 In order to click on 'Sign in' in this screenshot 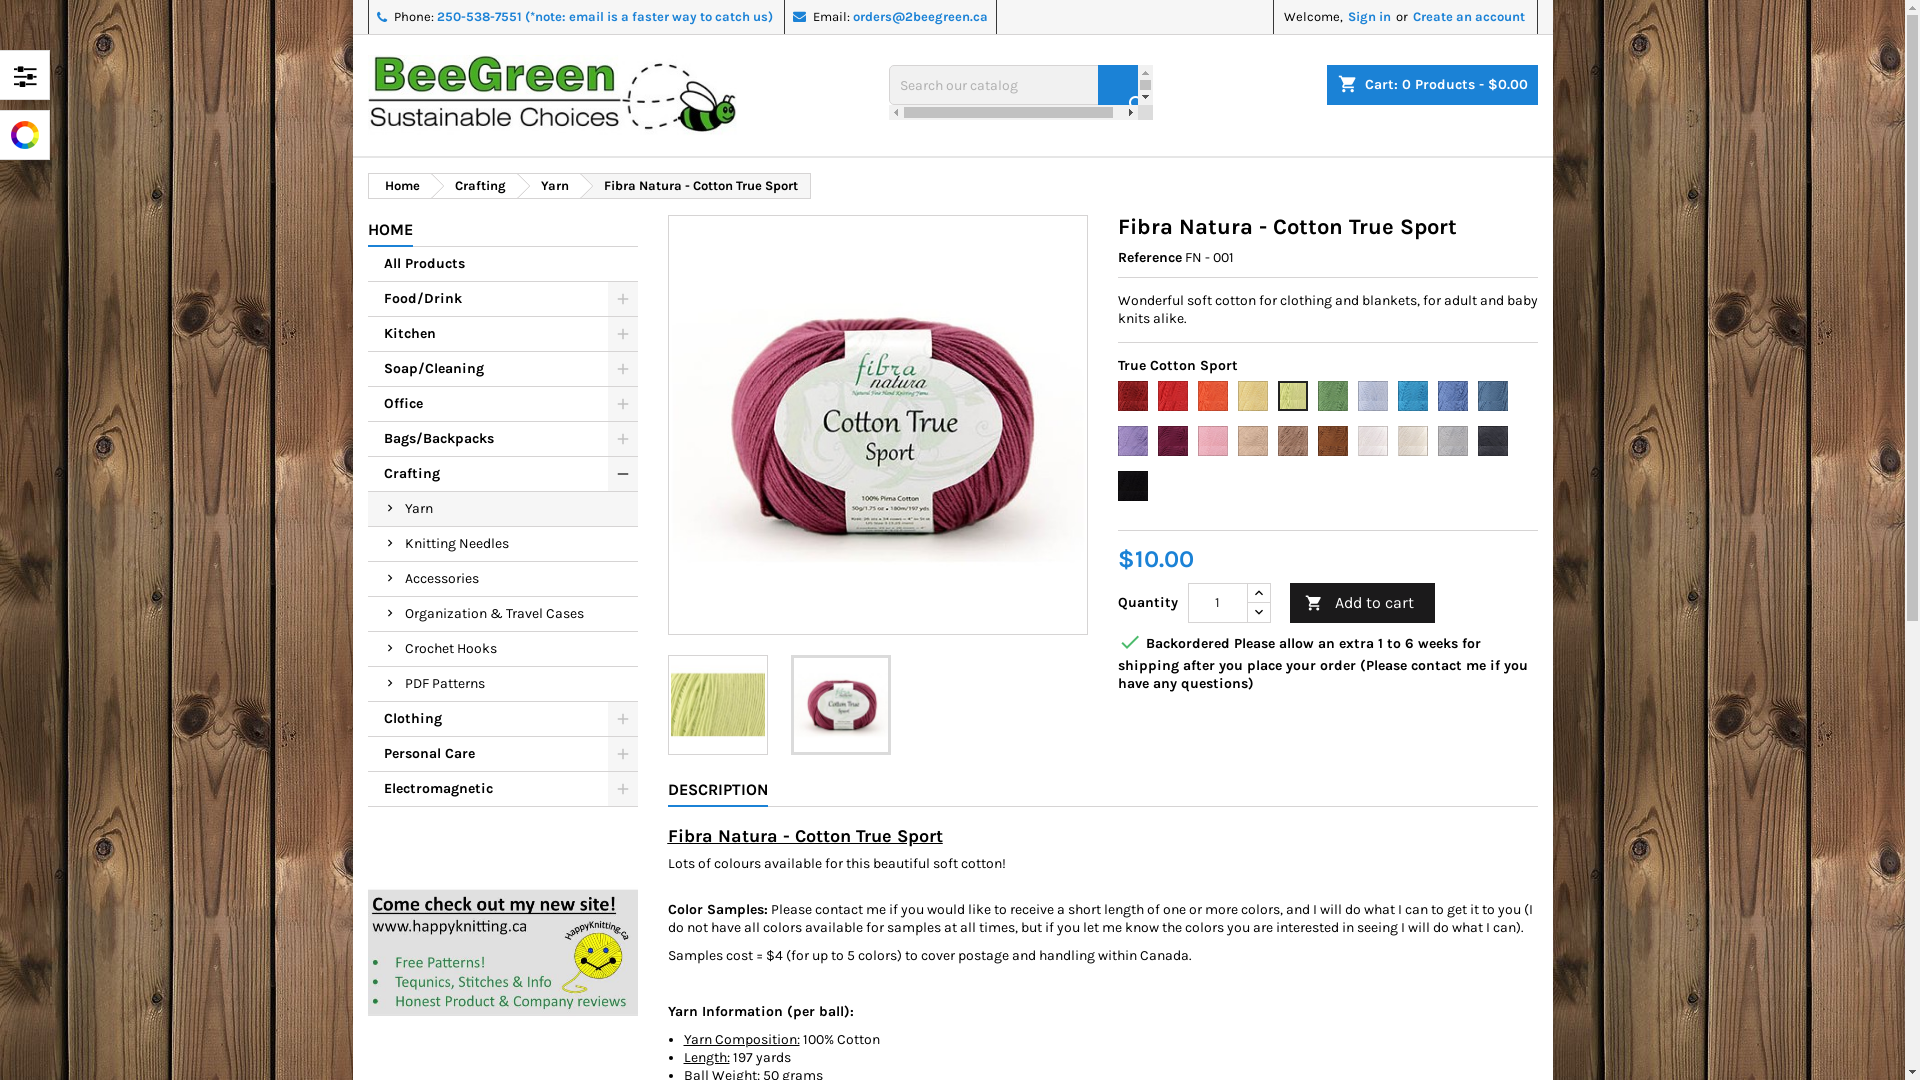, I will do `click(1368, 16)`.